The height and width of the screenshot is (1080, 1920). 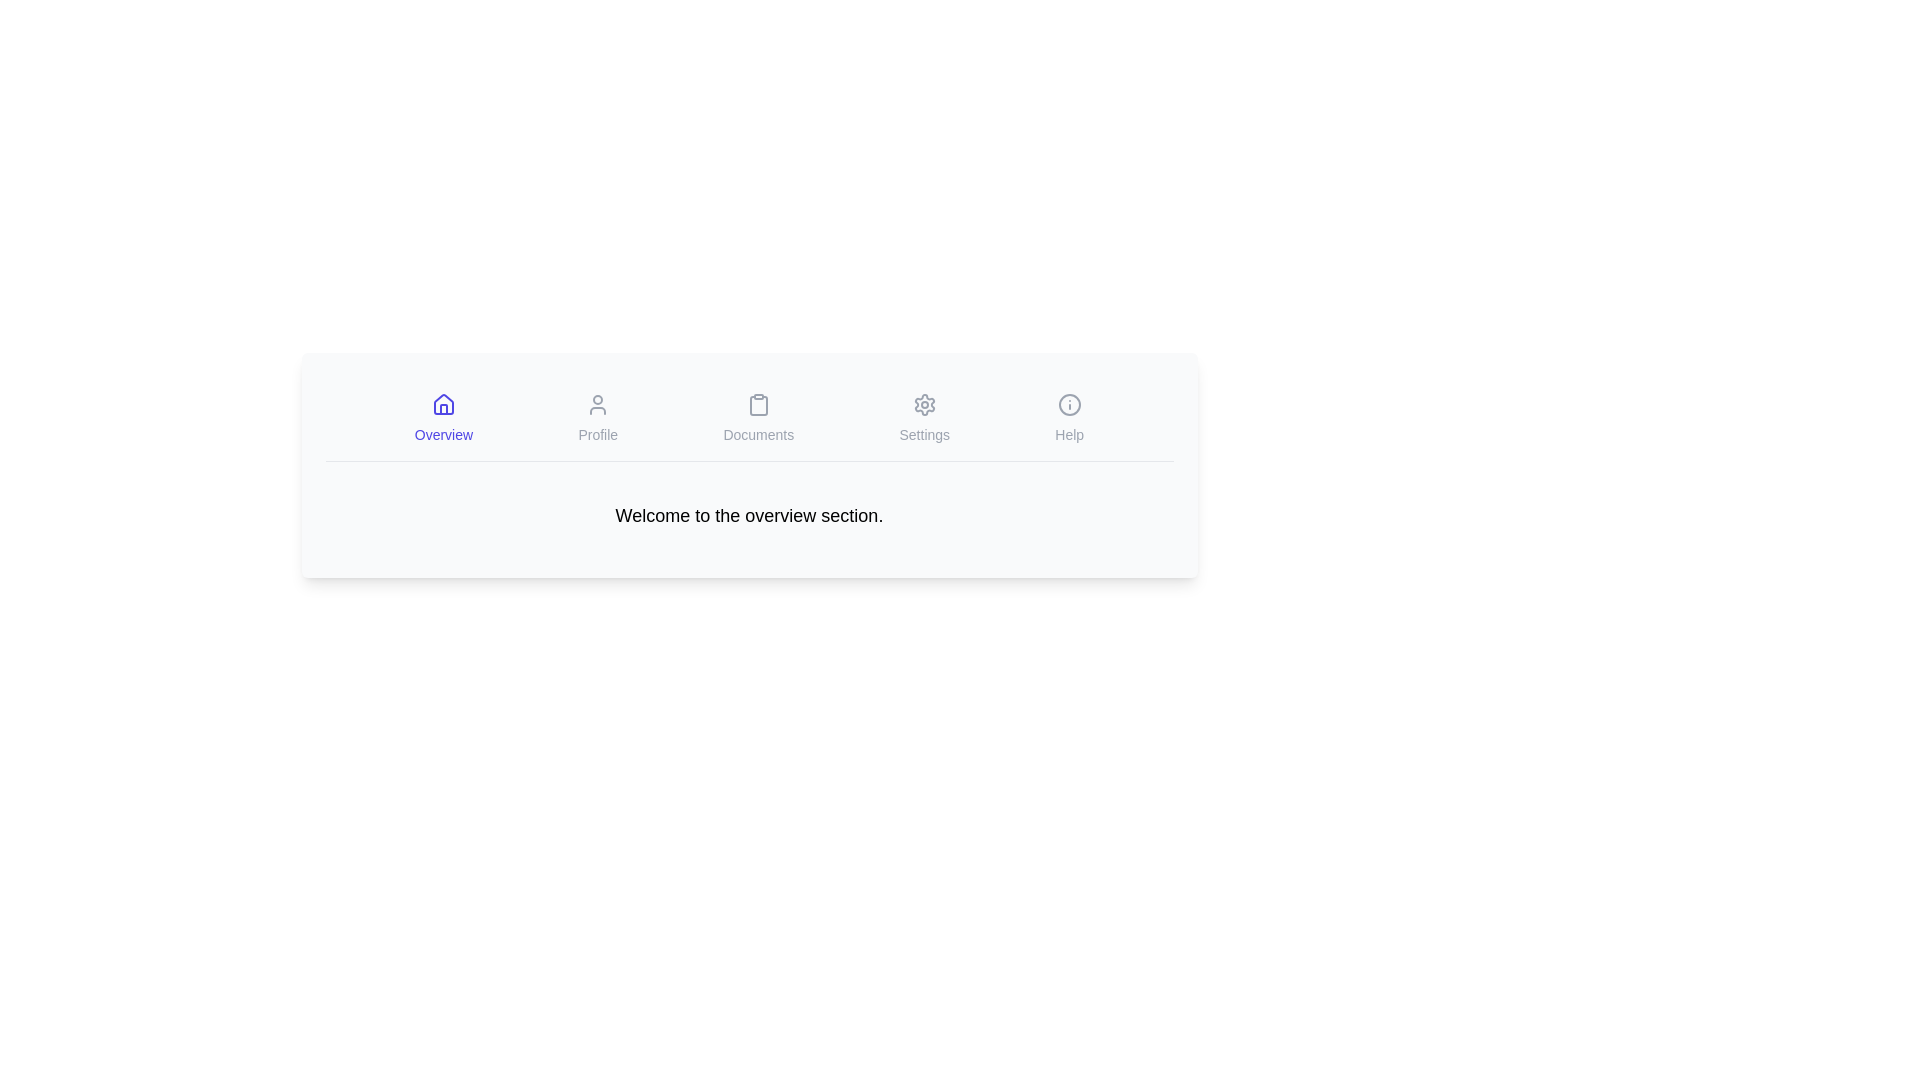 I want to click on the 'Documents' text label located below the clipboard icon in the navigation bar, so click(x=757, y=434).